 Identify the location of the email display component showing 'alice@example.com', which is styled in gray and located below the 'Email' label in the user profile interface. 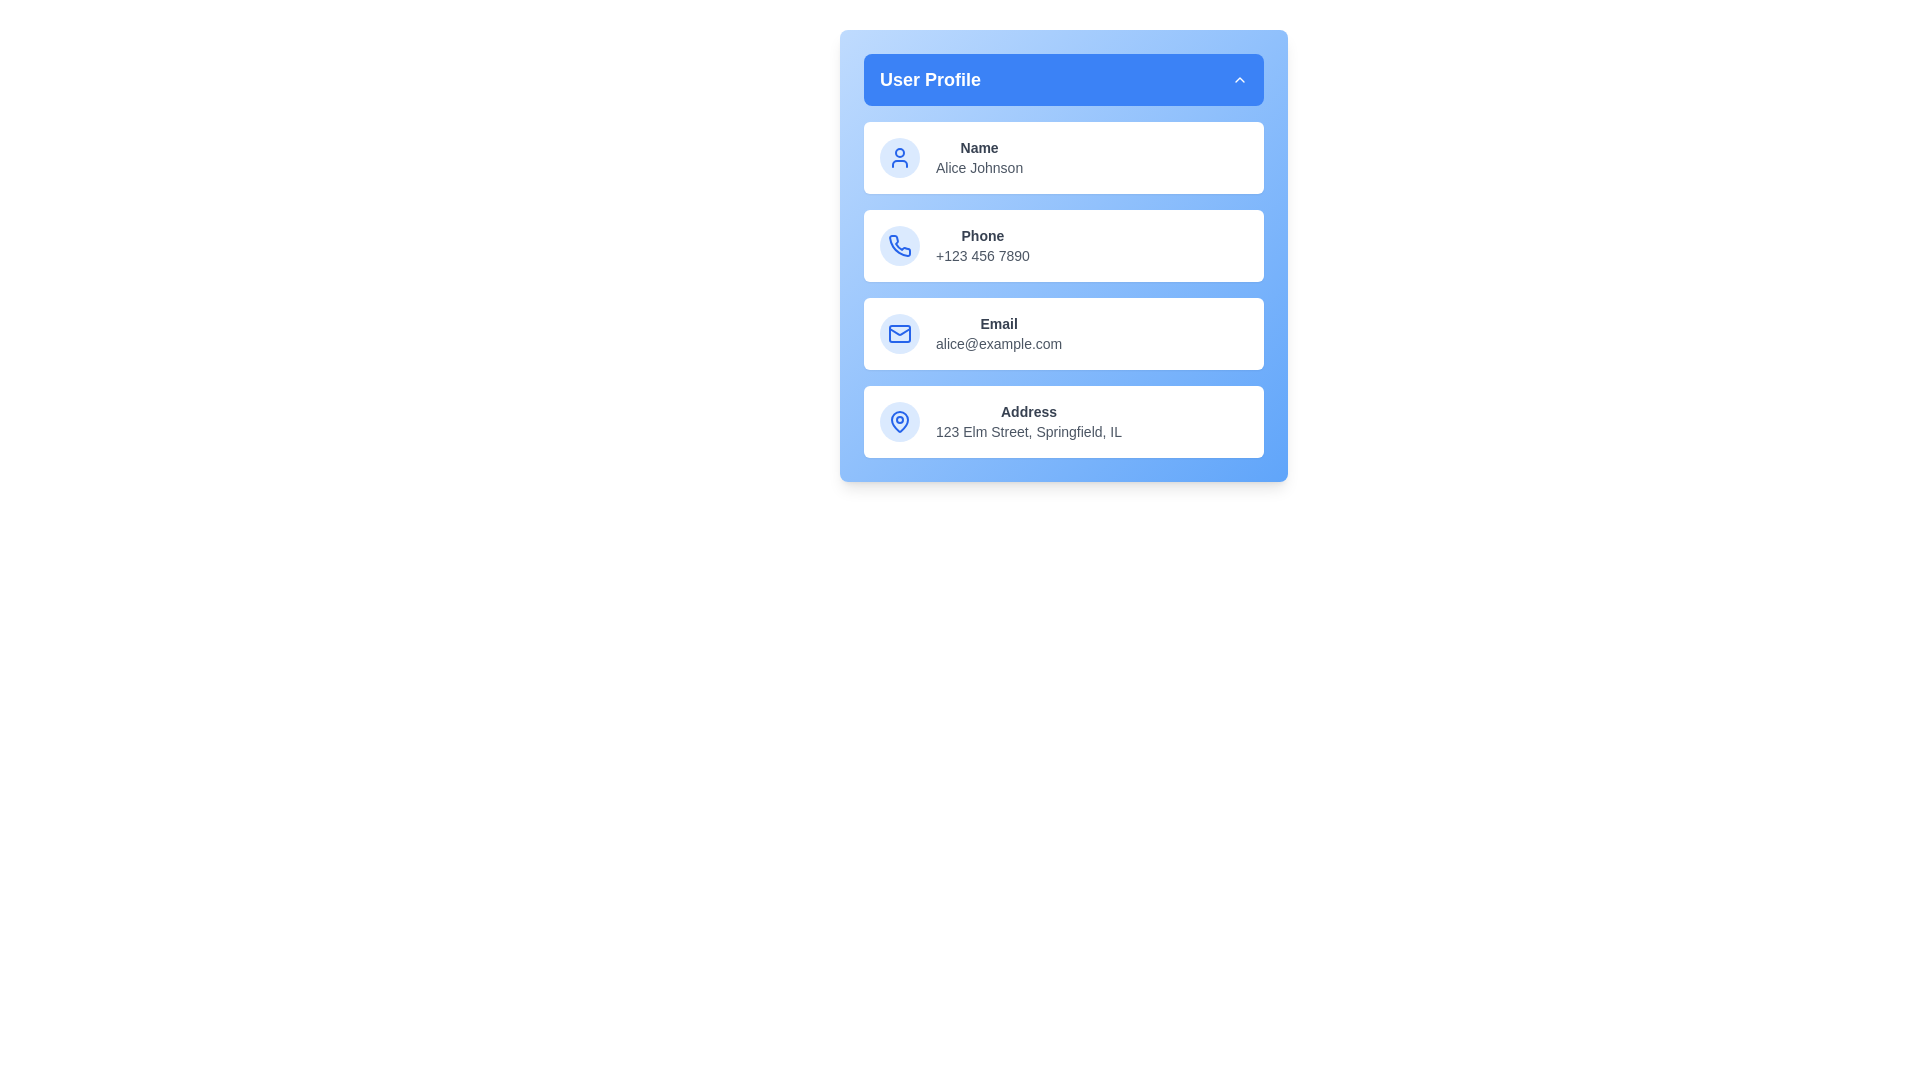
(999, 342).